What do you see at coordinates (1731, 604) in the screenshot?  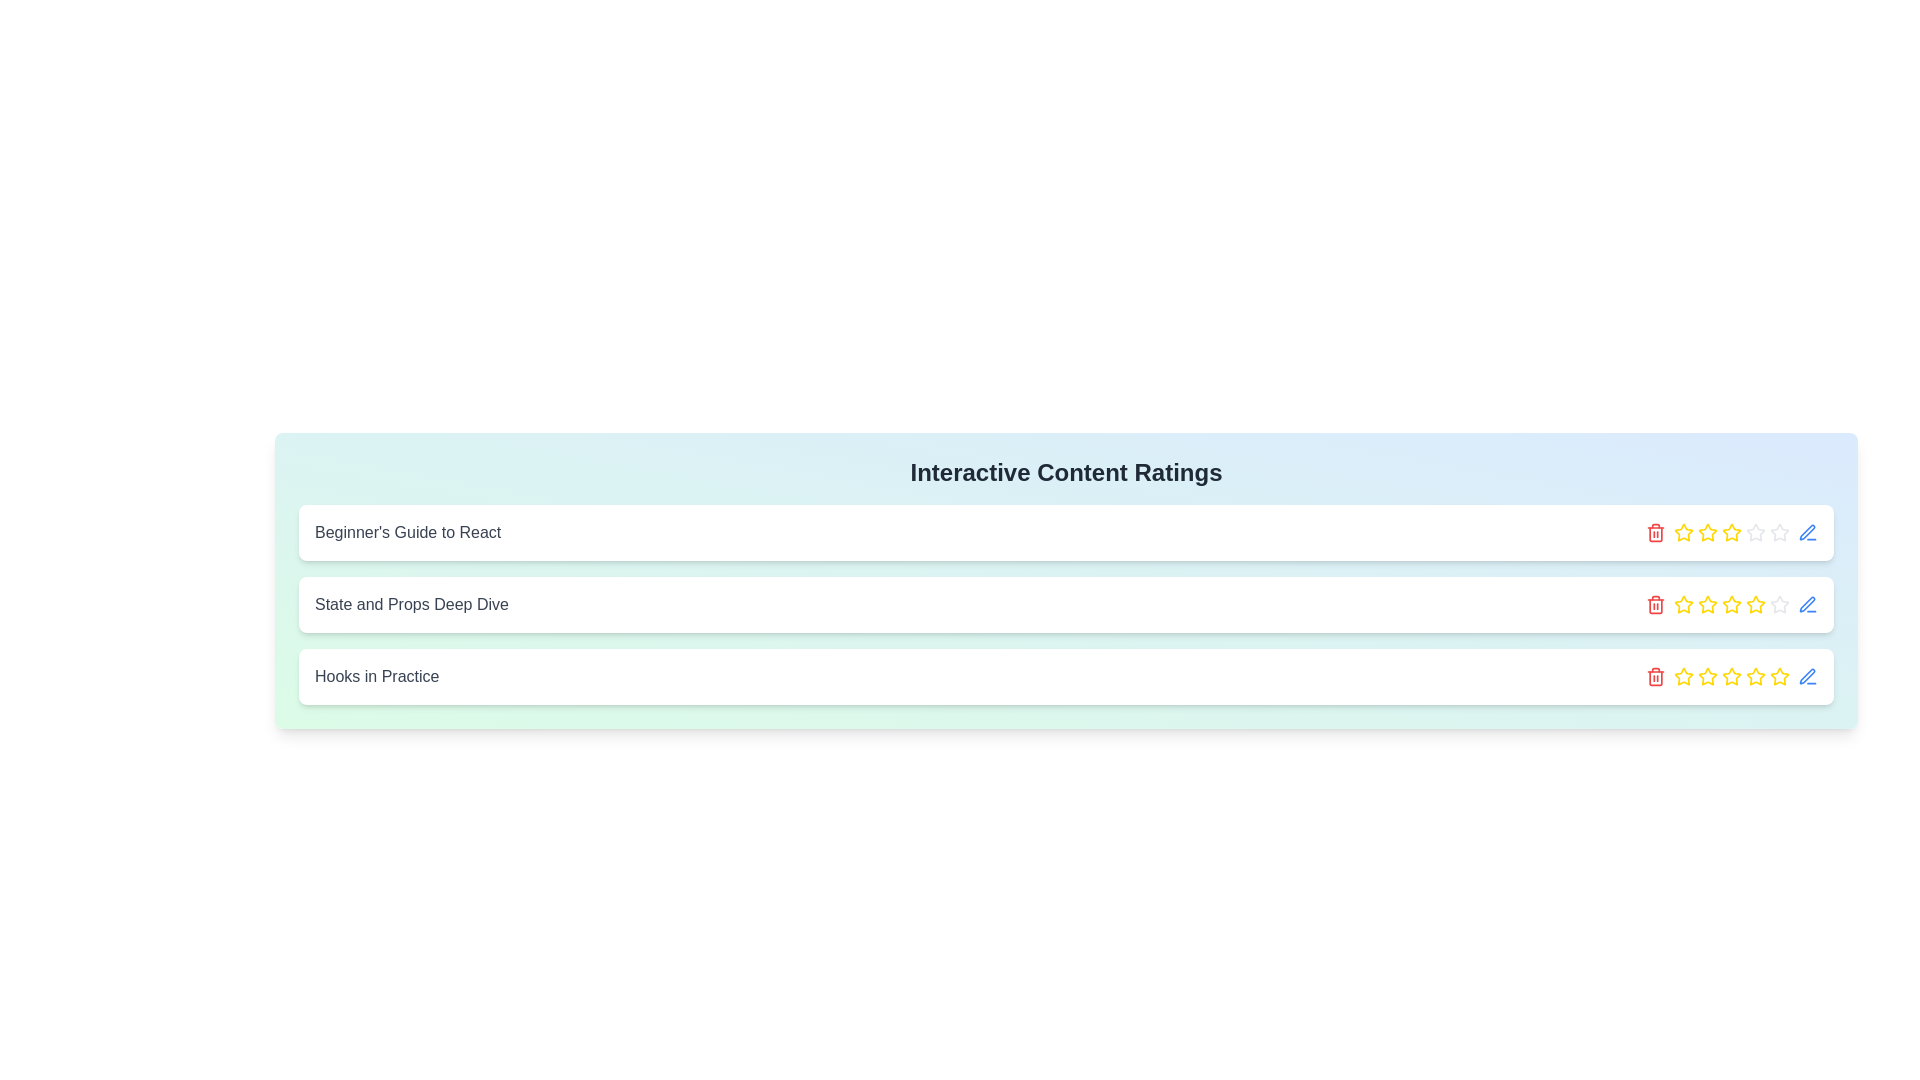 I see `the third golden star icon in the row of rating stars under the 'Interactive Content Ratings' header for 'State and Props Deep Dive'` at bounding box center [1731, 604].